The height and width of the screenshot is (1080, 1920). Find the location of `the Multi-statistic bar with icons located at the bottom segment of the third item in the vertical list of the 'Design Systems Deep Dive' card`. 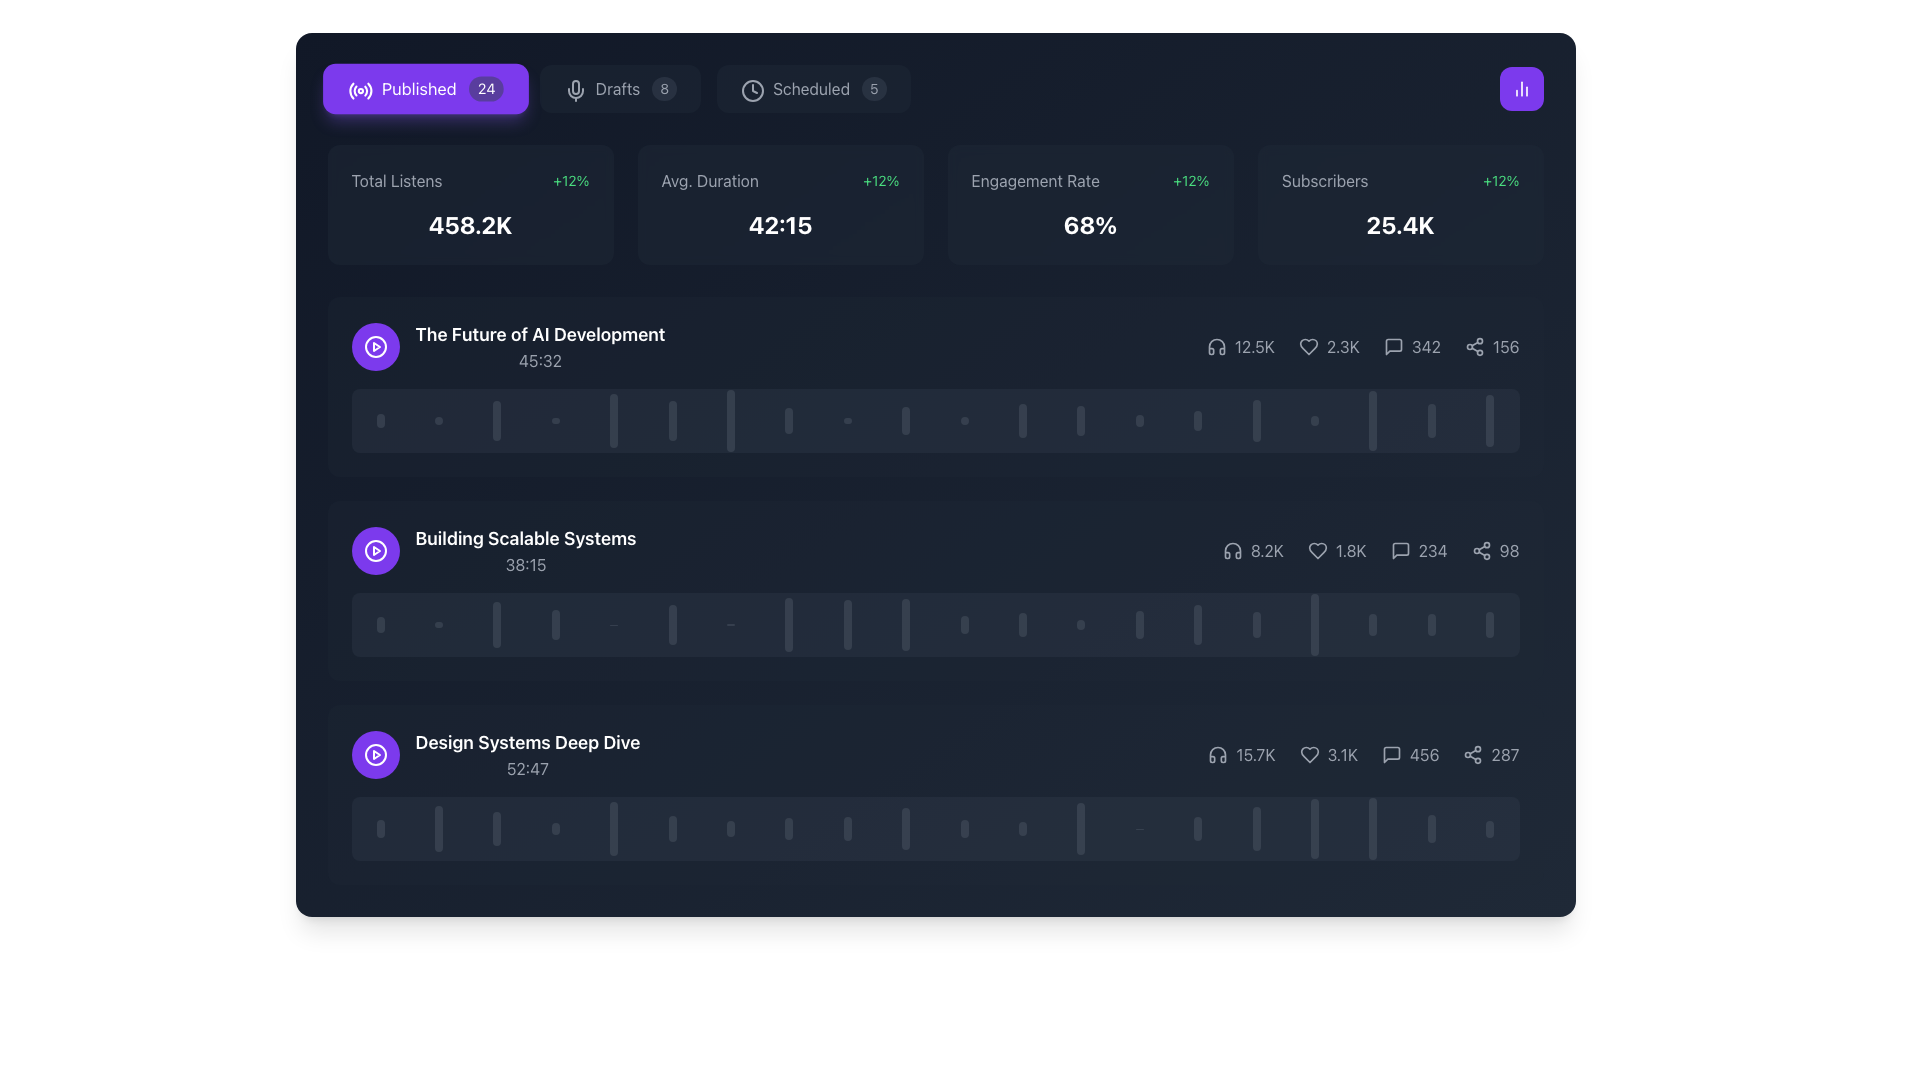

the Multi-statistic bar with icons located at the bottom segment of the third item in the vertical list of the 'Design Systems Deep Dive' card is located at coordinates (1362, 755).